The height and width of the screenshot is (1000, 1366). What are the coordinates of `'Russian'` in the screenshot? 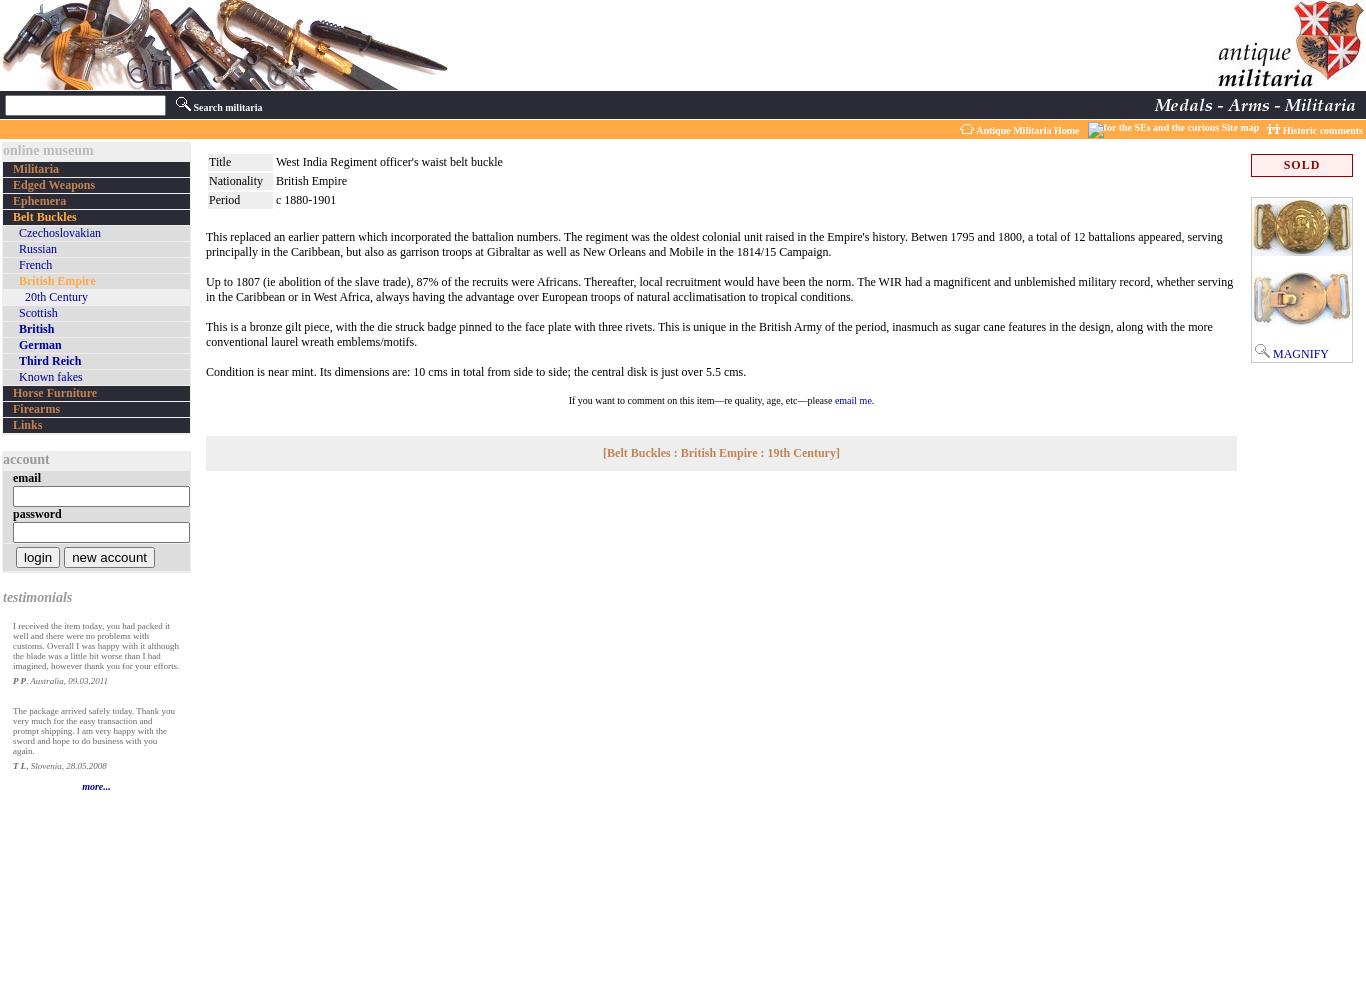 It's located at (37, 248).